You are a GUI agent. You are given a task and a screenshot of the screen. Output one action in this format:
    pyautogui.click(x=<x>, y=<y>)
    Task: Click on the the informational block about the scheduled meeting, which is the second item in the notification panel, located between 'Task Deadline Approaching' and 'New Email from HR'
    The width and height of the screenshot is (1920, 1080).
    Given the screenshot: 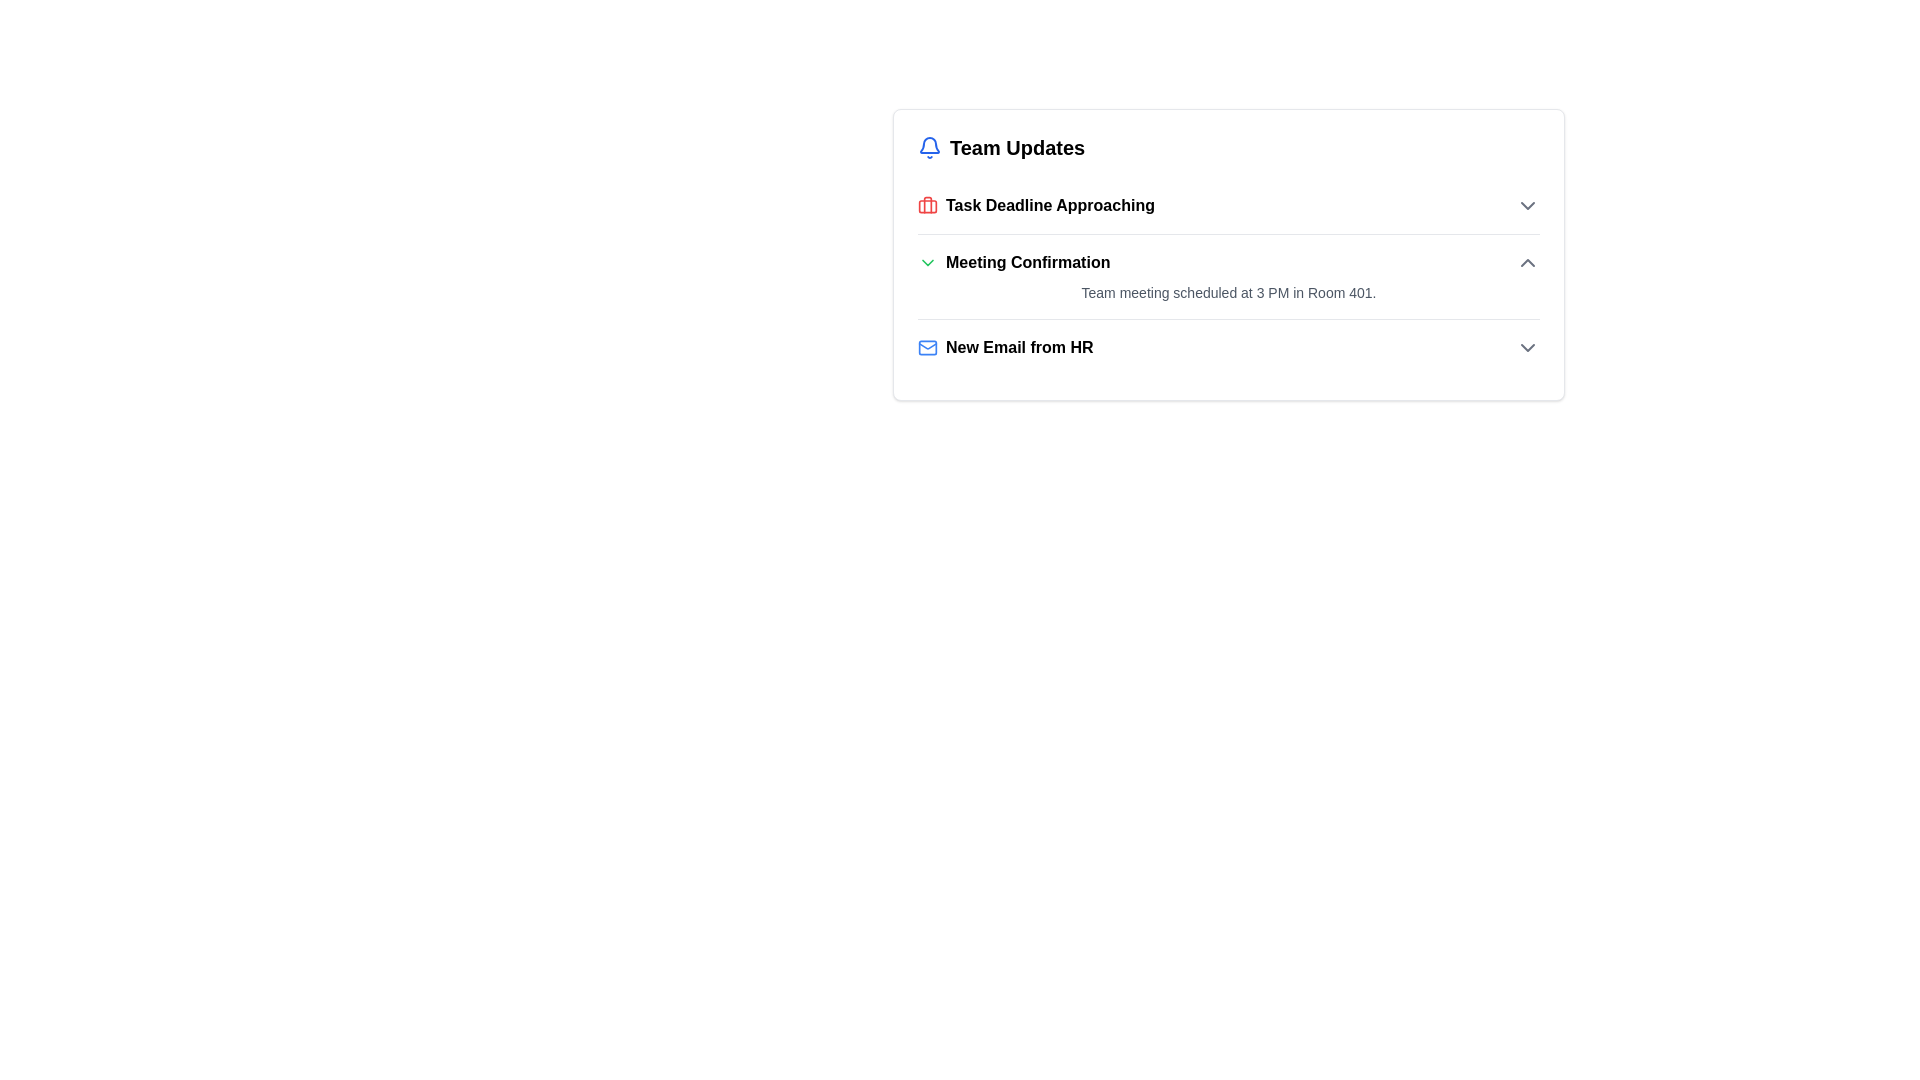 What is the action you would take?
    pyautogui.click(x=1227, y=276)
    